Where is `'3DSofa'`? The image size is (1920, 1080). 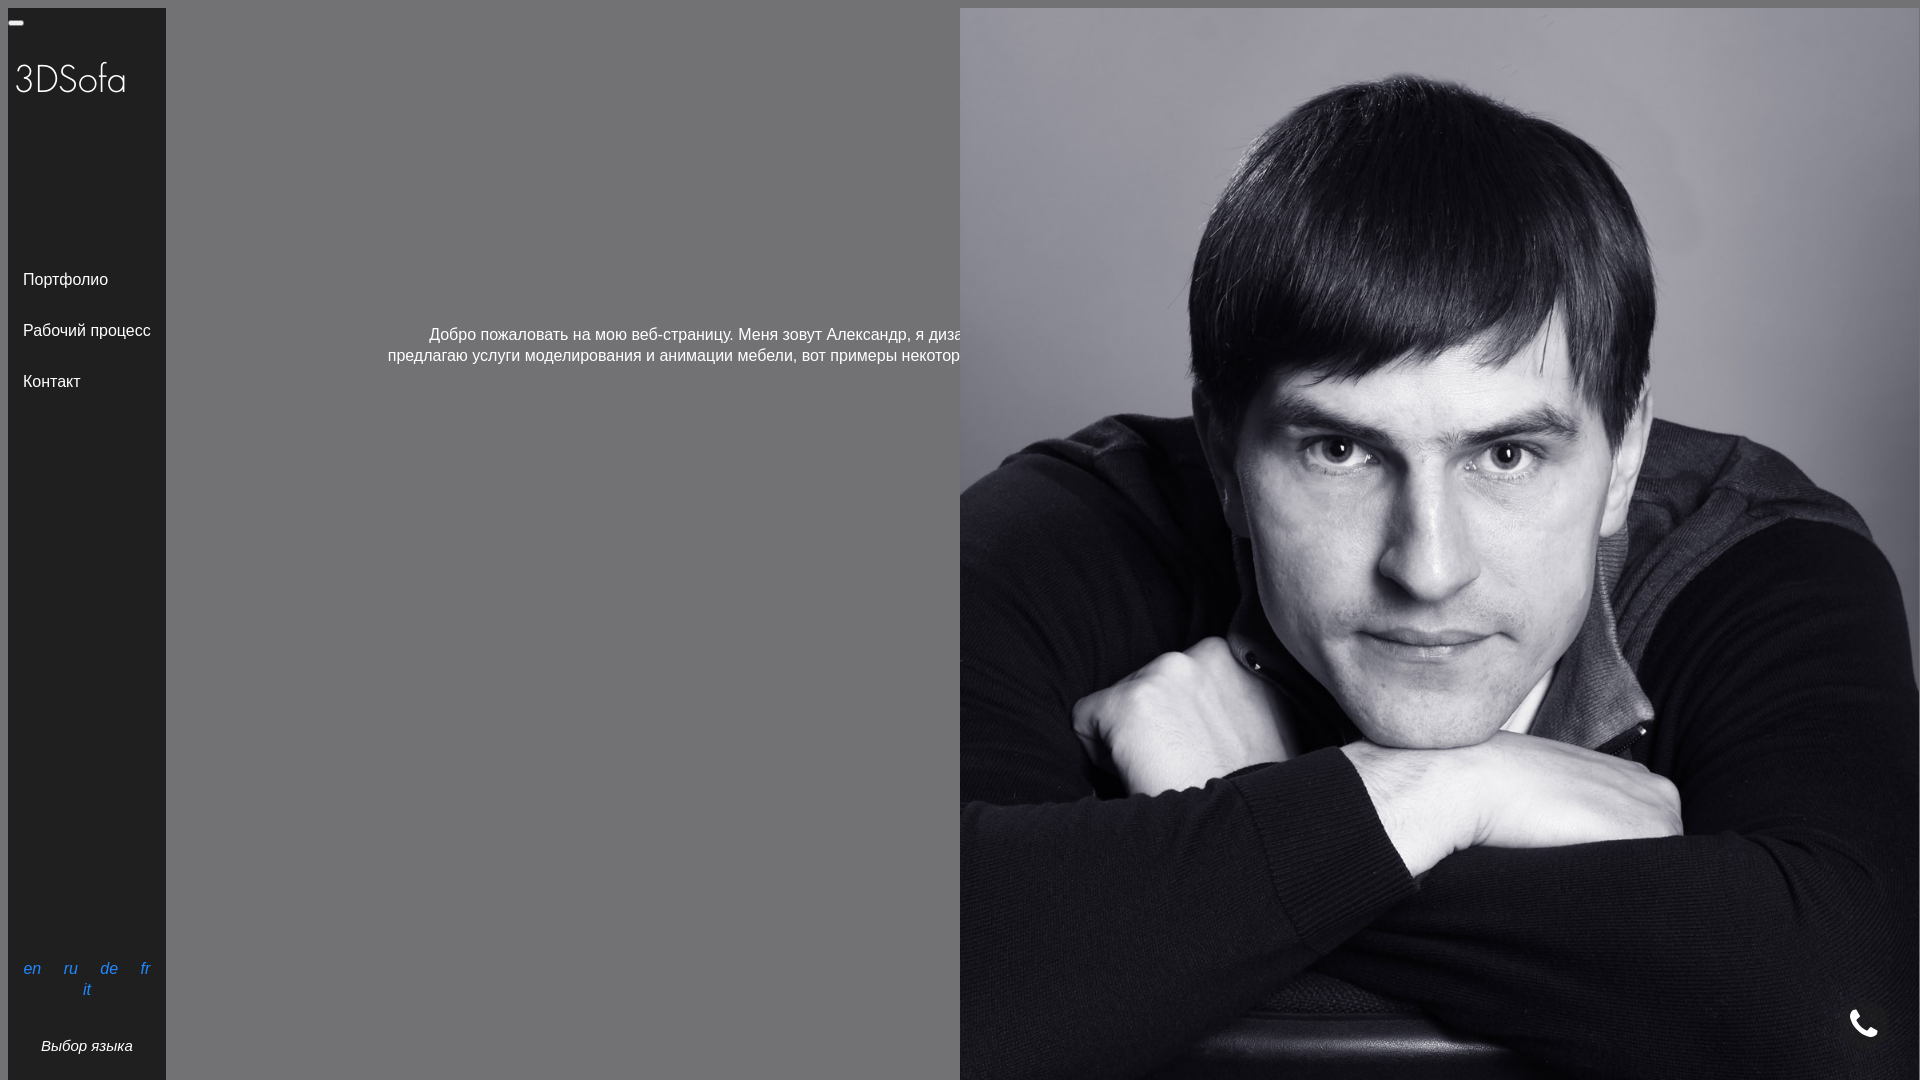
'3DSofa' is located at coordinates (8, 80).